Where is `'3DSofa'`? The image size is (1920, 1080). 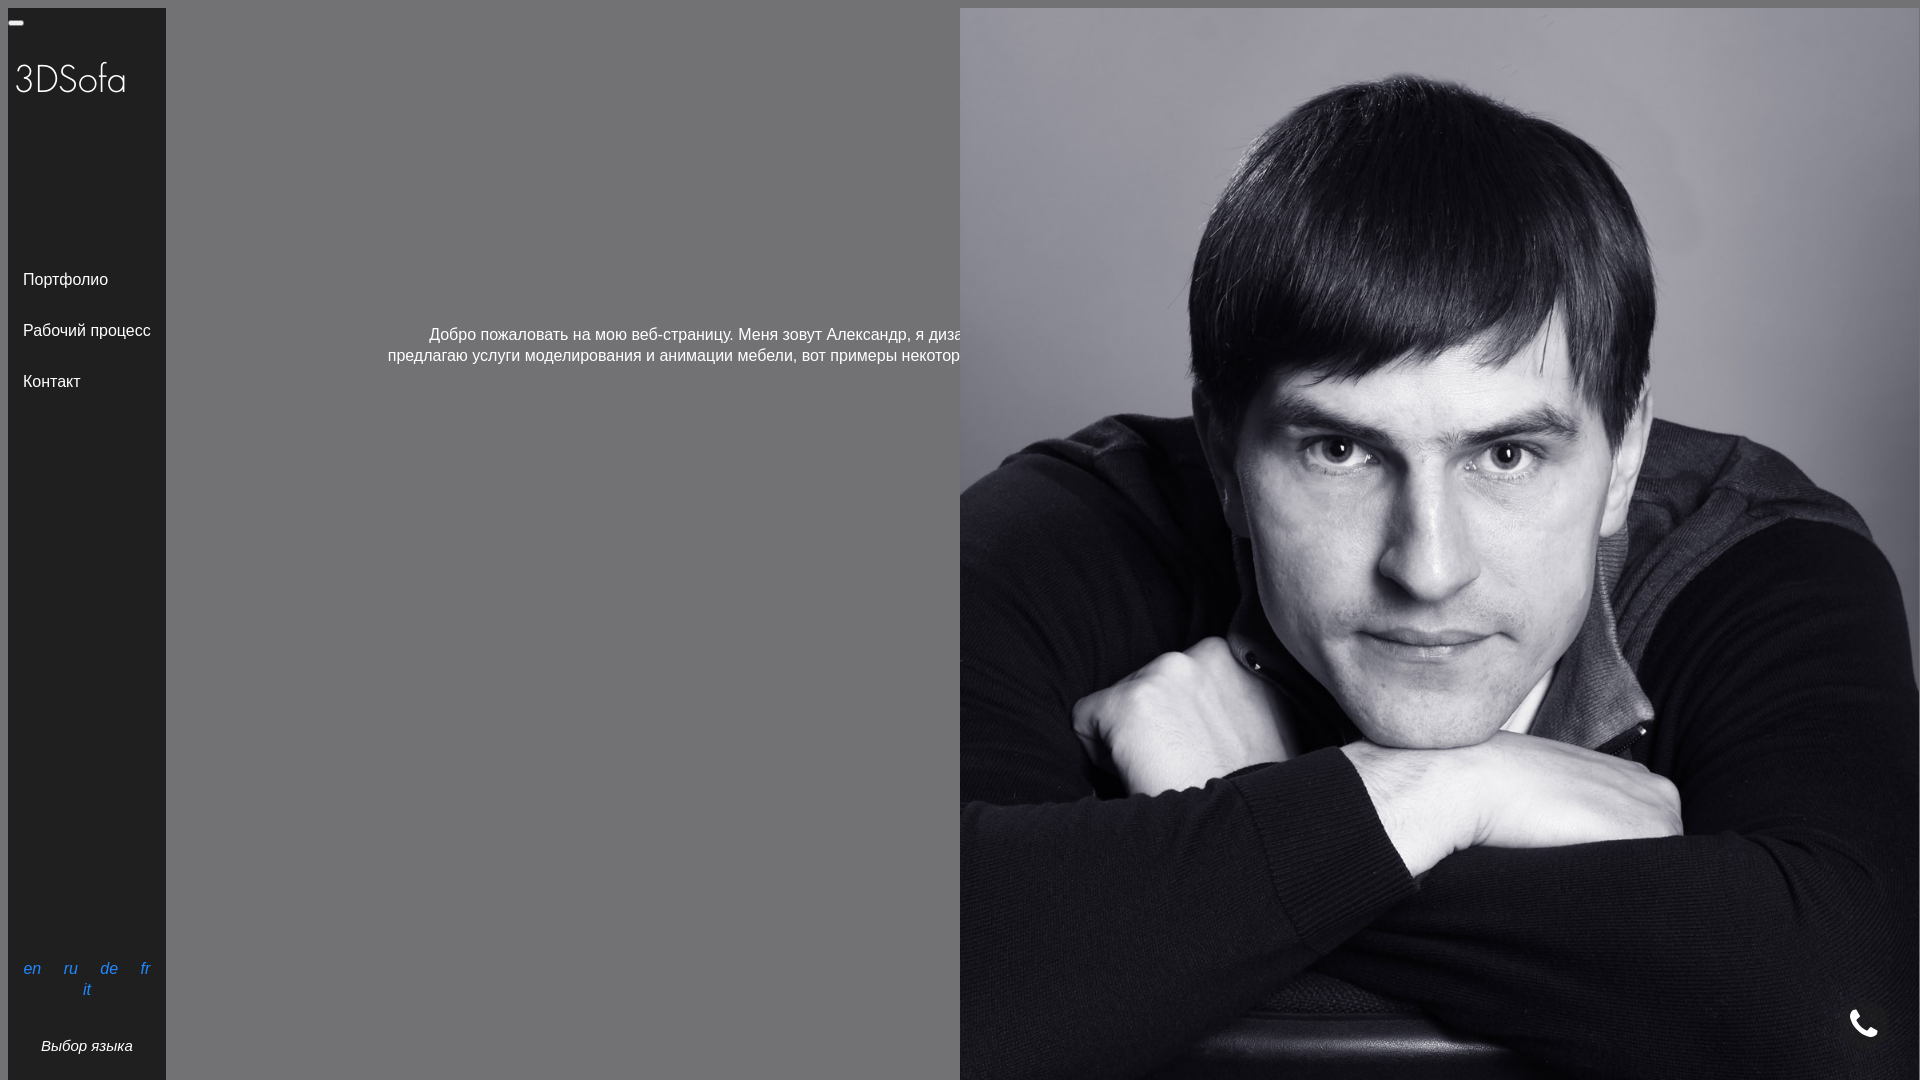
'3DSofa' is located at coordinates (8, 80).